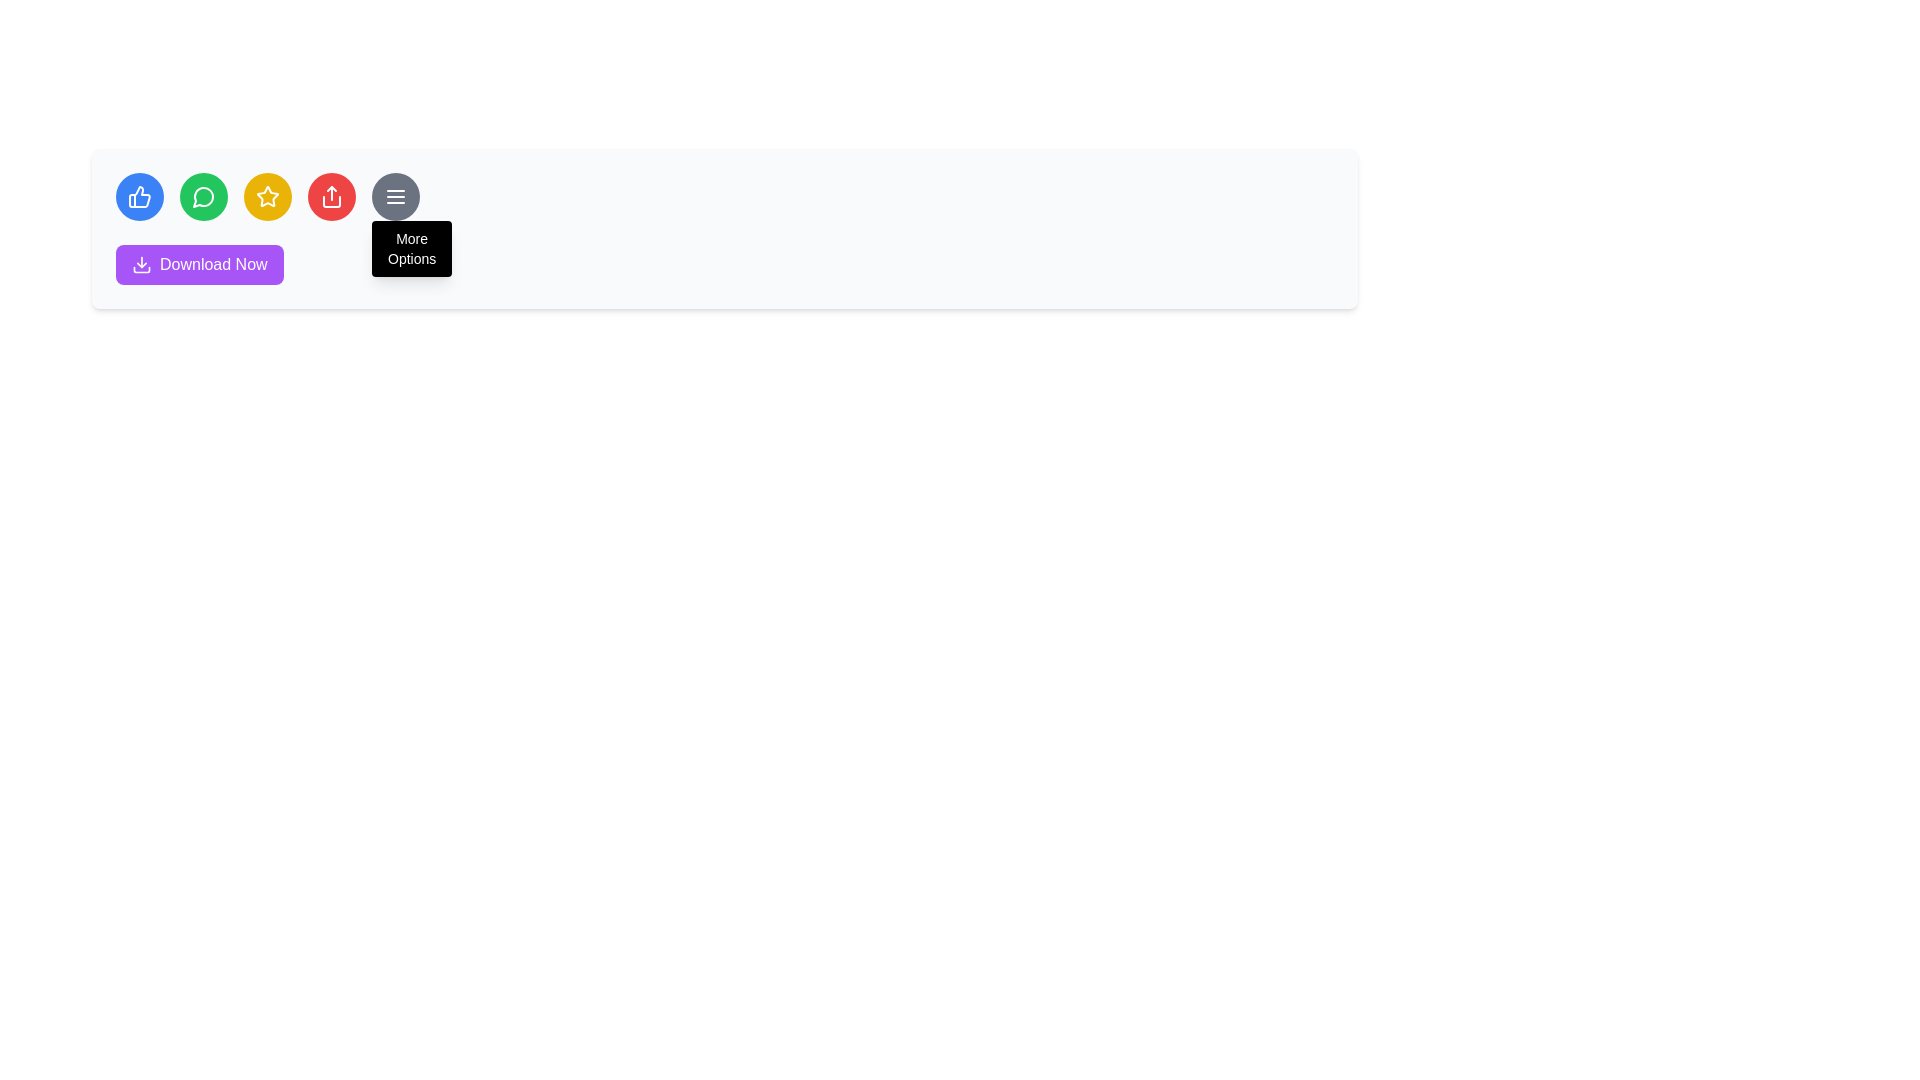  I want to click on the download icon located within the purple 'Download Now' button situated in the lower left area of the toolbar, so click(141, 264).